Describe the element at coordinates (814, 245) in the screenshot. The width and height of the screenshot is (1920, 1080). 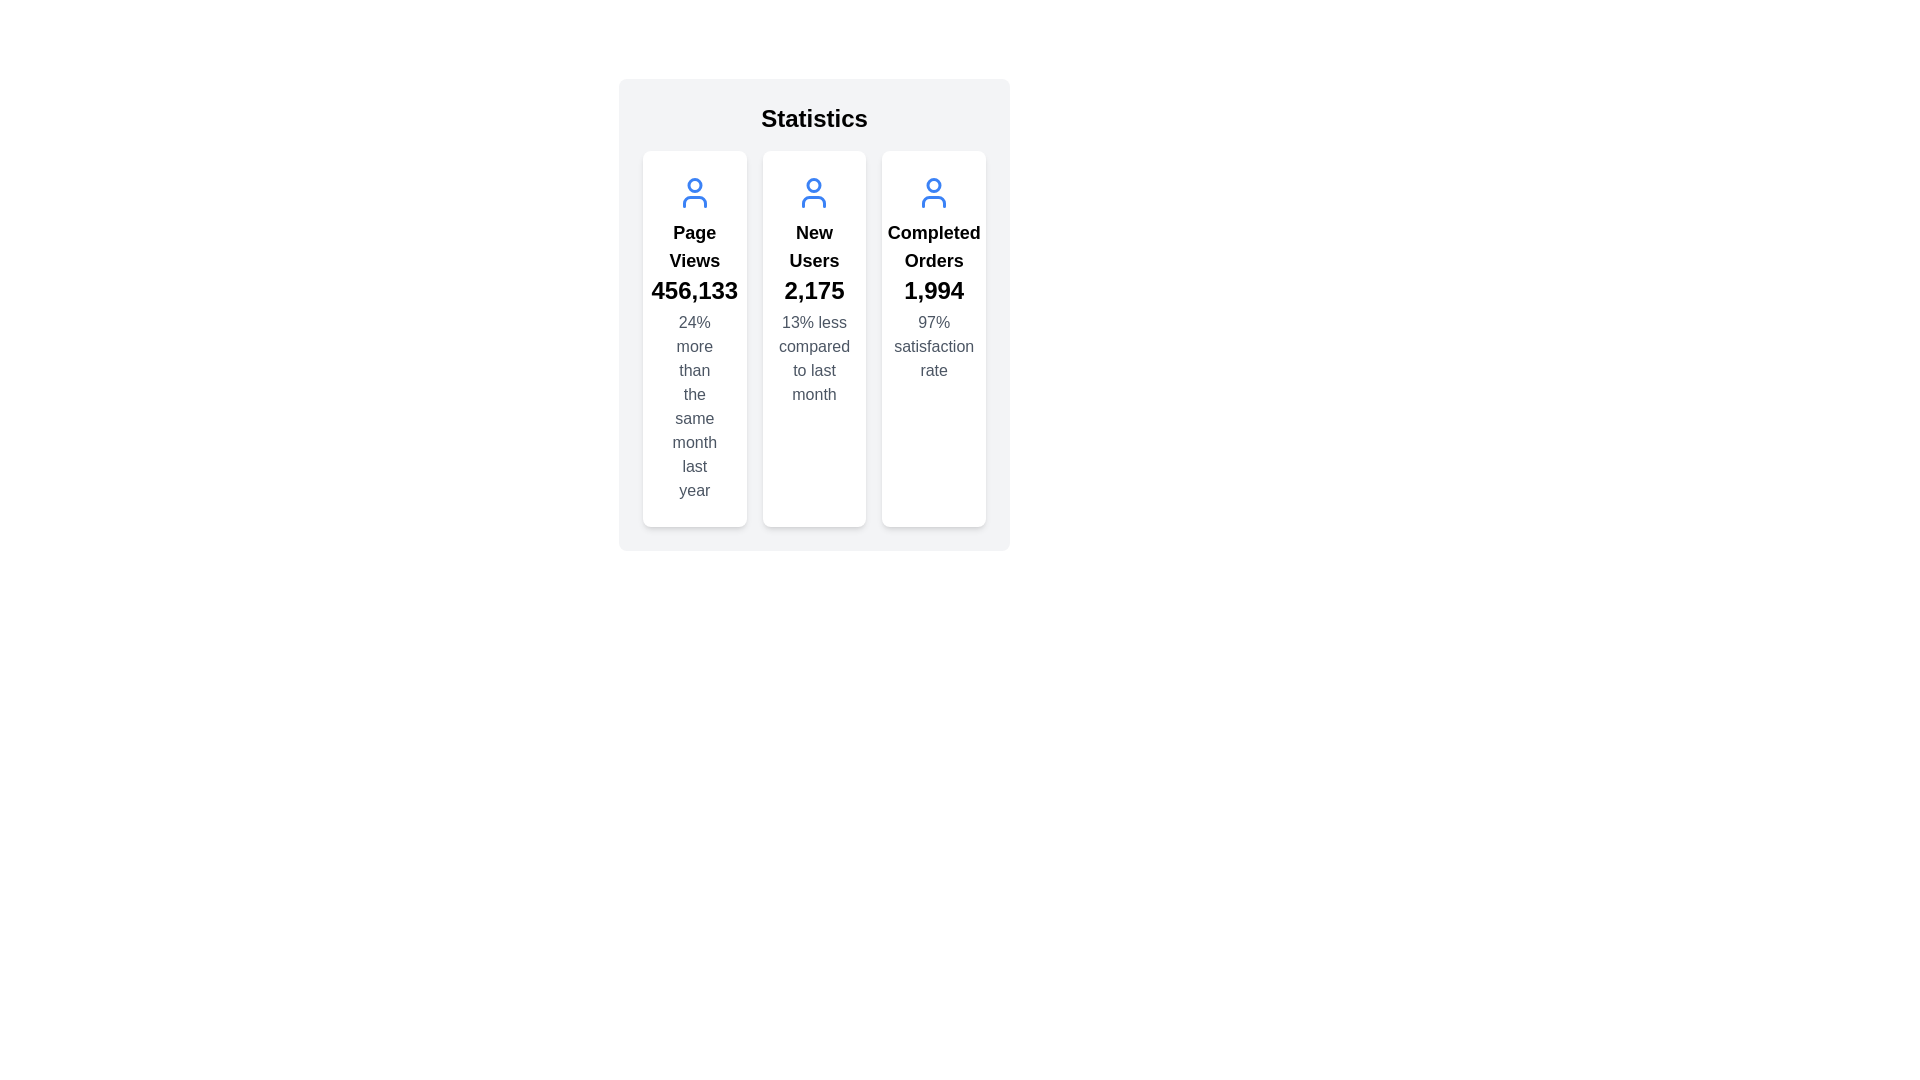
I see `text label that identifies the data for new users, located in the central card of a three-column layout, below a user icon and above a numerical value text block` at that location.